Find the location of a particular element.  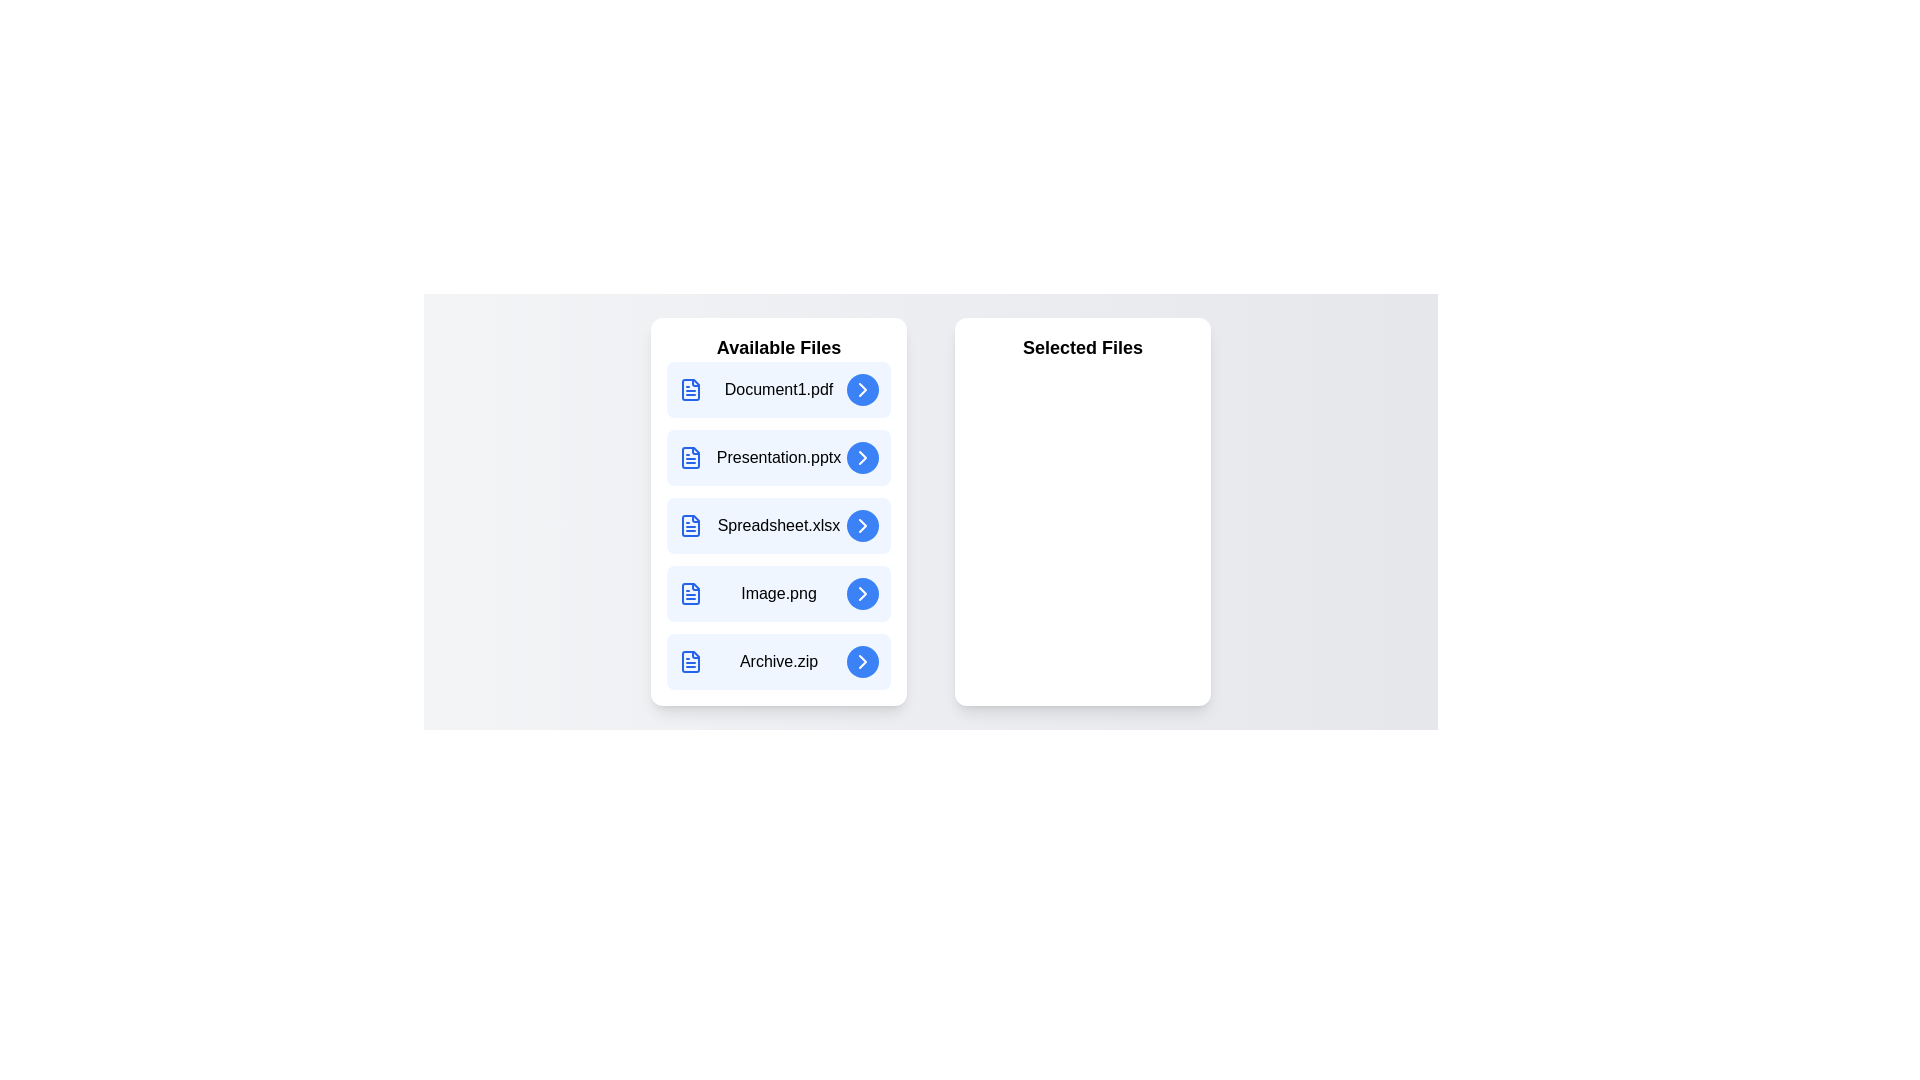

right arrow button next to the file Image.png in the 'Available Files' list to assign it to the 'Selected Files' list is located at coordinates (863, 593).